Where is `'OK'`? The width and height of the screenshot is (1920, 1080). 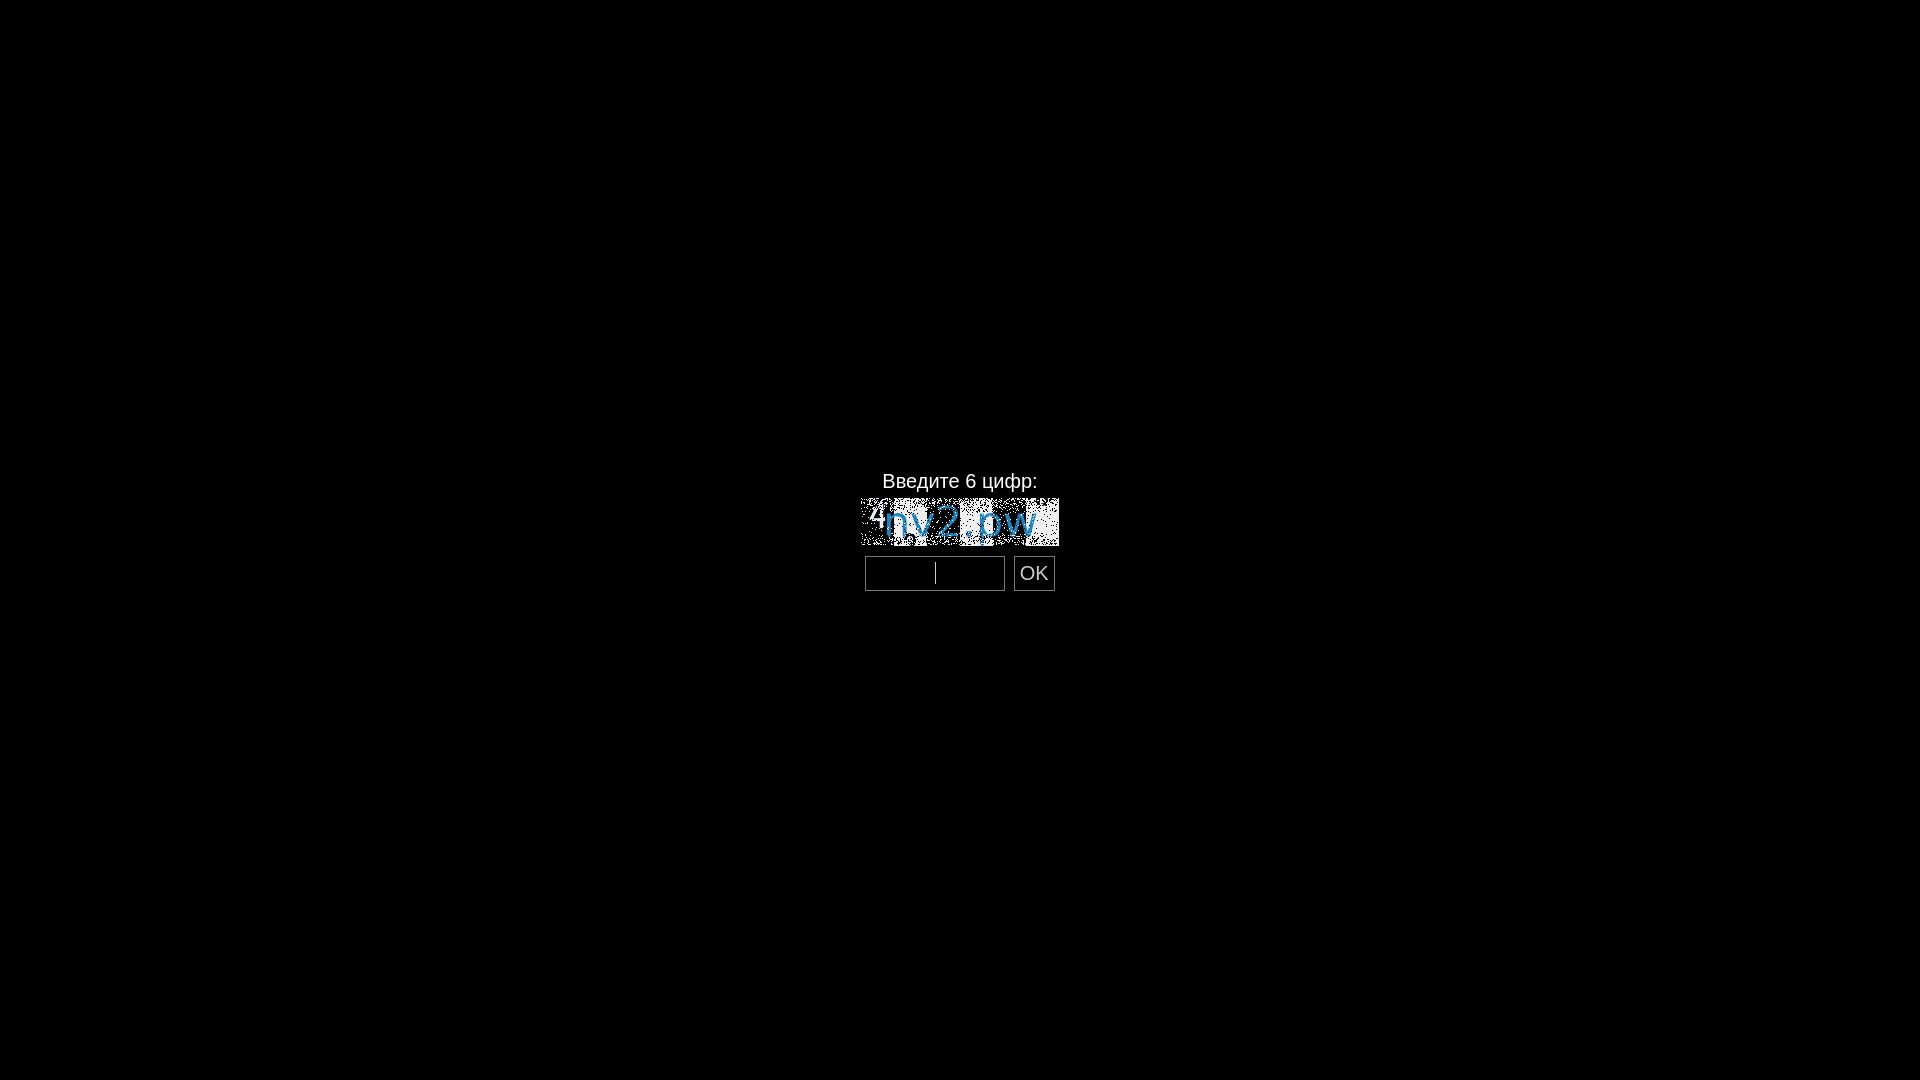
'OK' is located at coordinates (1034, 573).